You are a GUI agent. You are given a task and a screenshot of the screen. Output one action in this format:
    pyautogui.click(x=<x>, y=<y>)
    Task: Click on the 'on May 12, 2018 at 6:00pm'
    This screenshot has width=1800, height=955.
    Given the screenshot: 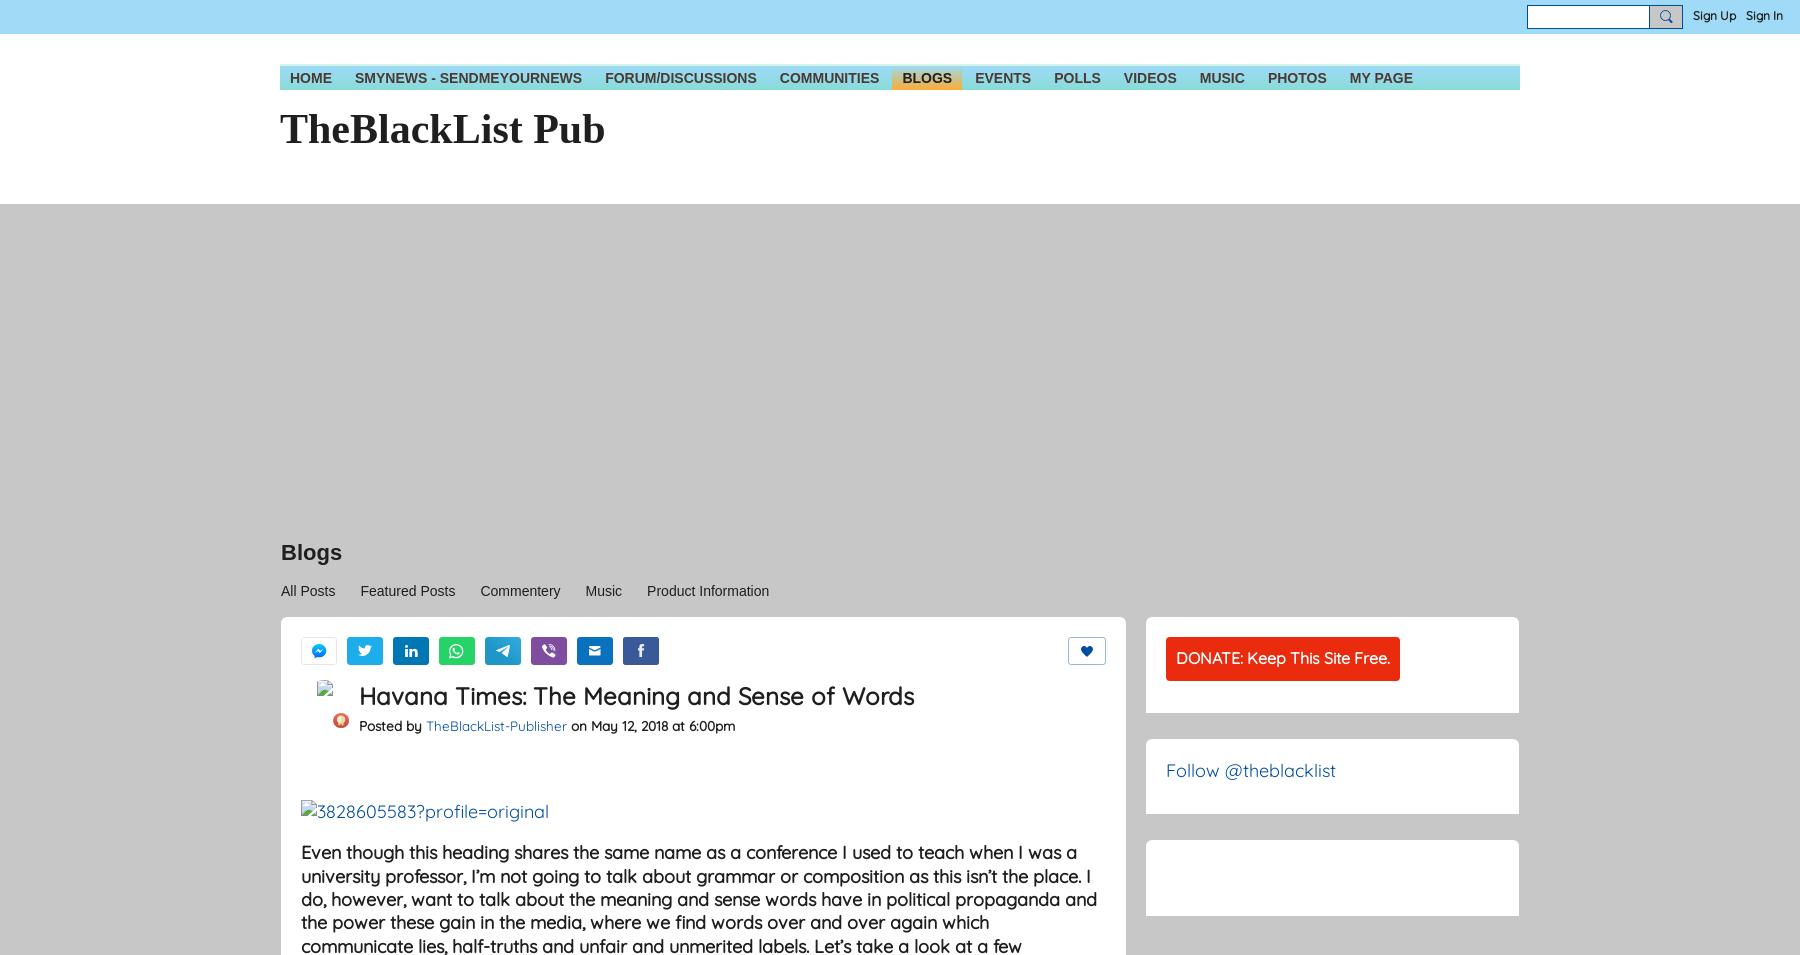 What is the action you would take?
    pyautogui.click(x=651, y=724)
    